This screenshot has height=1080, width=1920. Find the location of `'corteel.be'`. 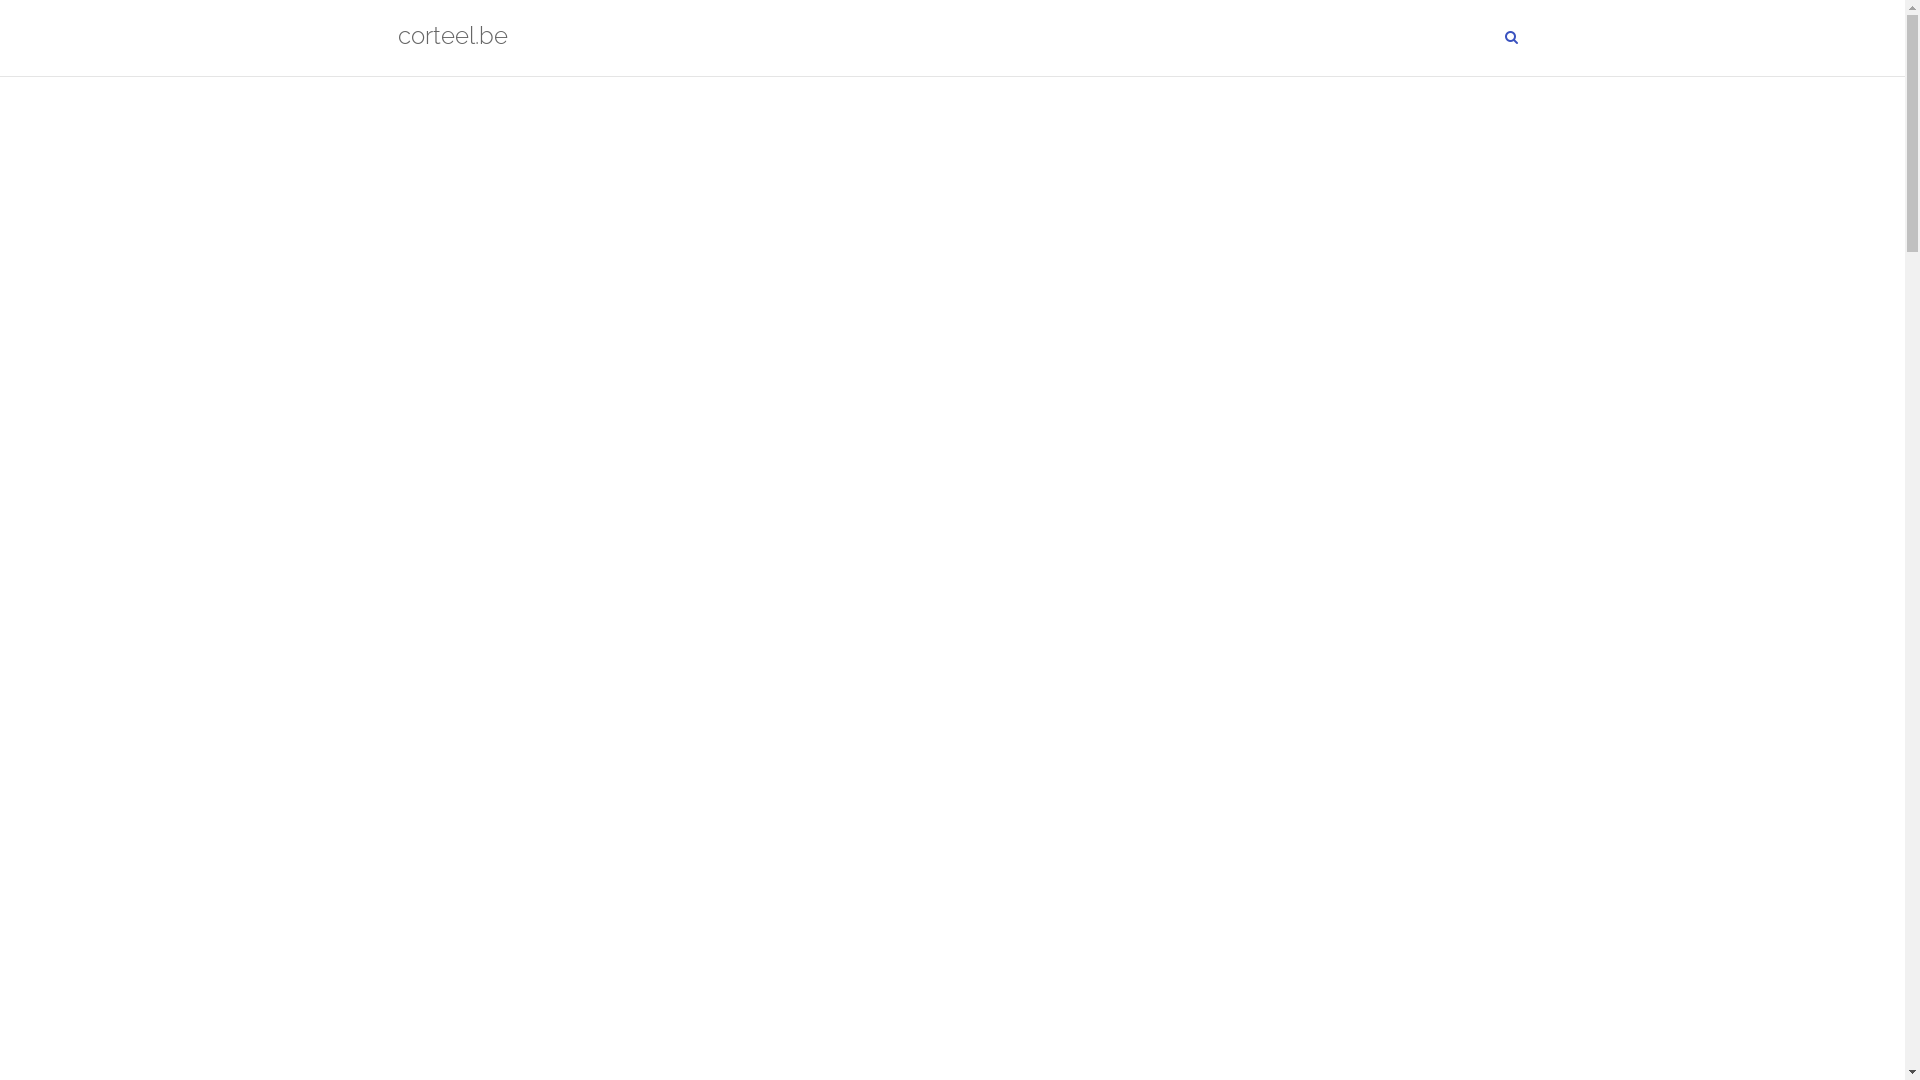

'corteel.be' is located at coordinates (451, 38).